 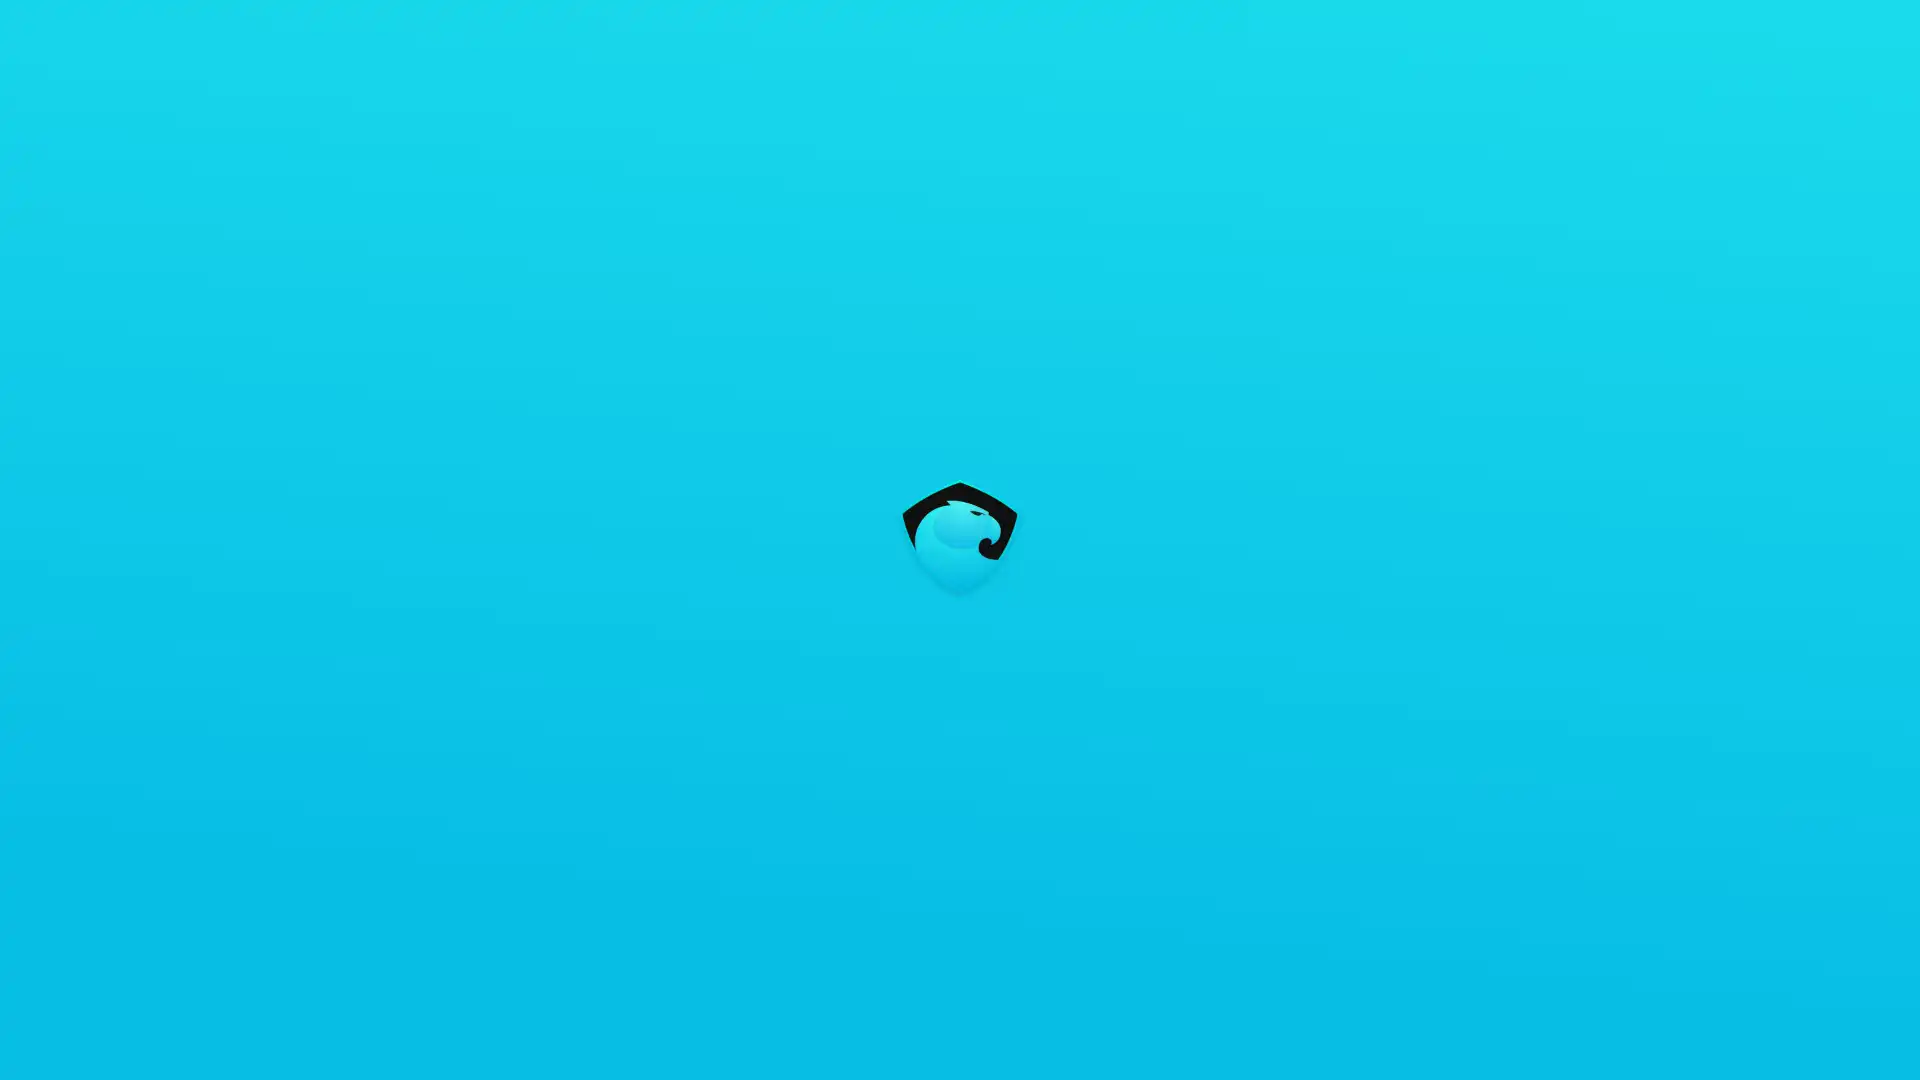 I want to click on Livepeer DEMOCRACY, so click(x=1227, y=415).